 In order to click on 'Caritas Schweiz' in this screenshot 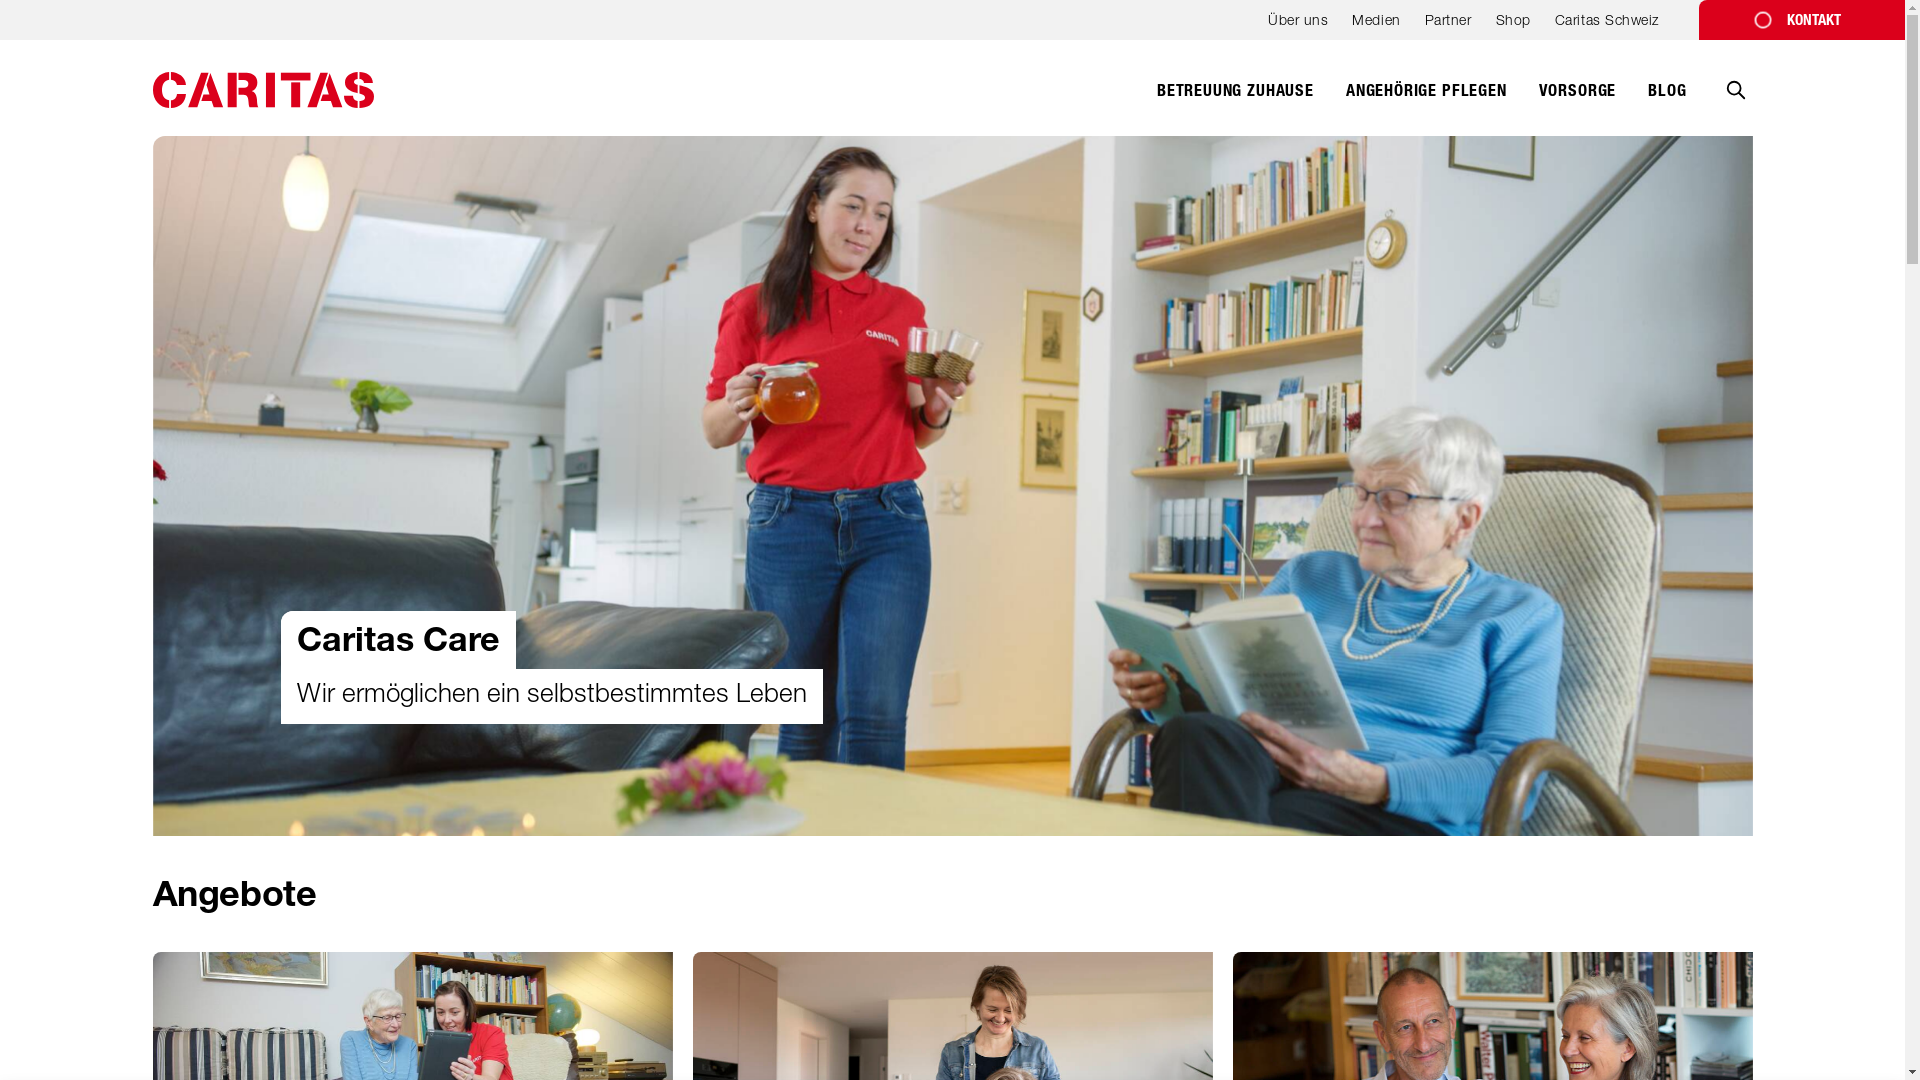, I will do `click(1554, 26)`.